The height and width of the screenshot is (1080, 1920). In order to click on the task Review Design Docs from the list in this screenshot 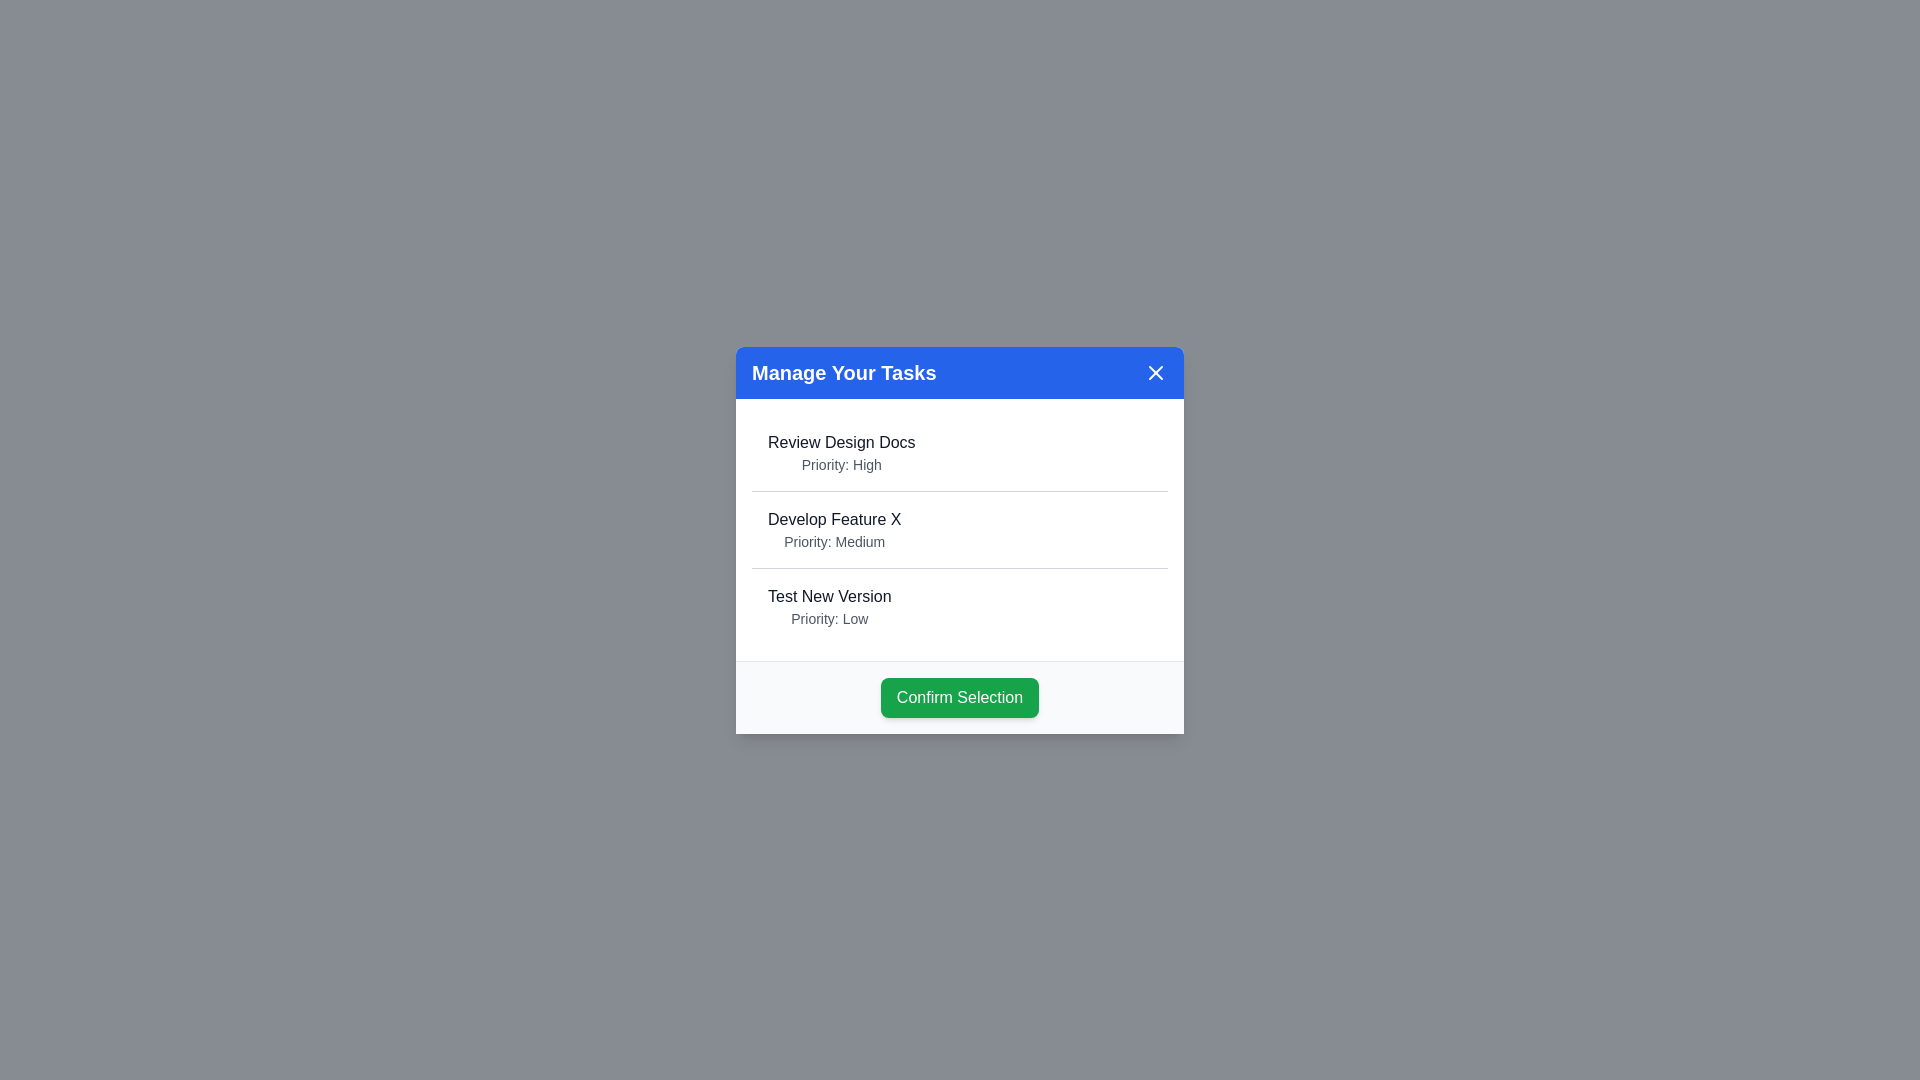, I will do `click(841, 441)`.